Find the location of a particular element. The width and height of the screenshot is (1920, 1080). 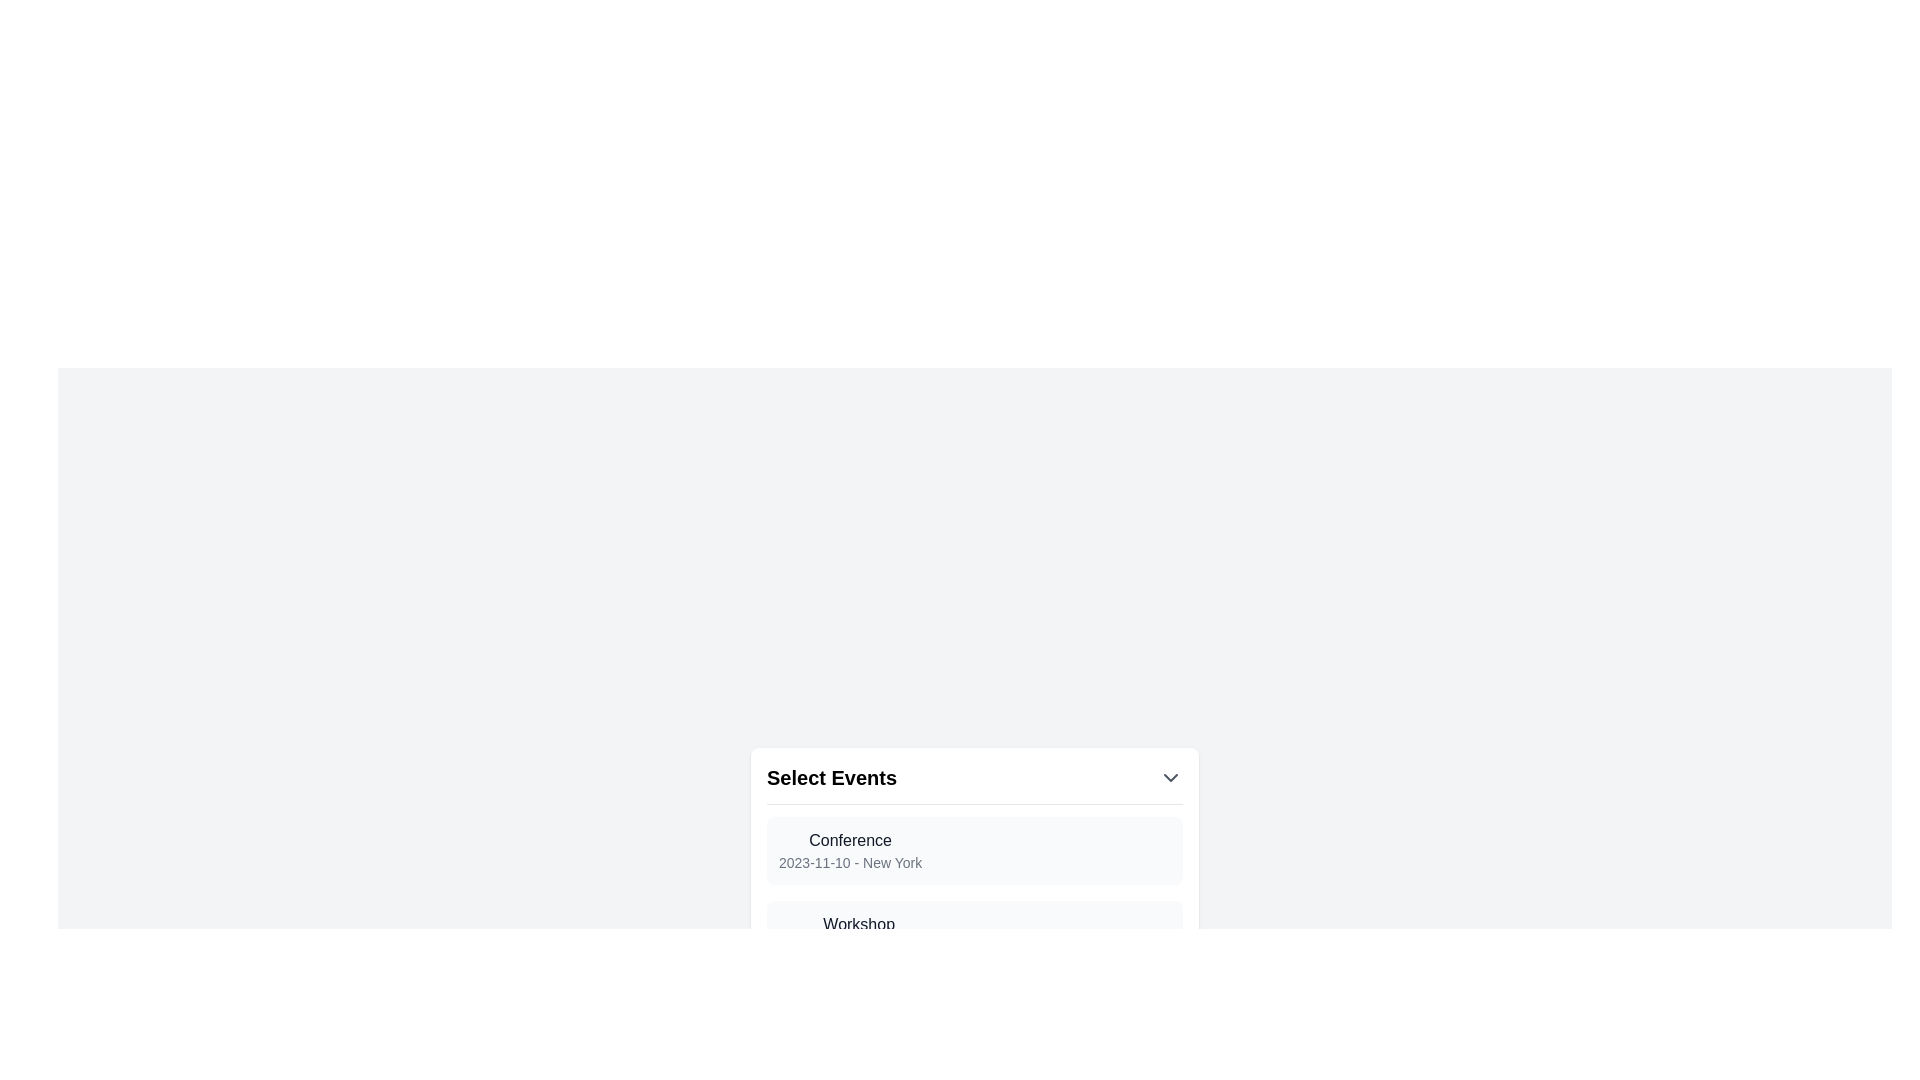

the text label displaying '2023-11-10 - New York', which is located below the 'Conference' label in the 'Select Events' dropdown interface is located at coordinates (850, 861).